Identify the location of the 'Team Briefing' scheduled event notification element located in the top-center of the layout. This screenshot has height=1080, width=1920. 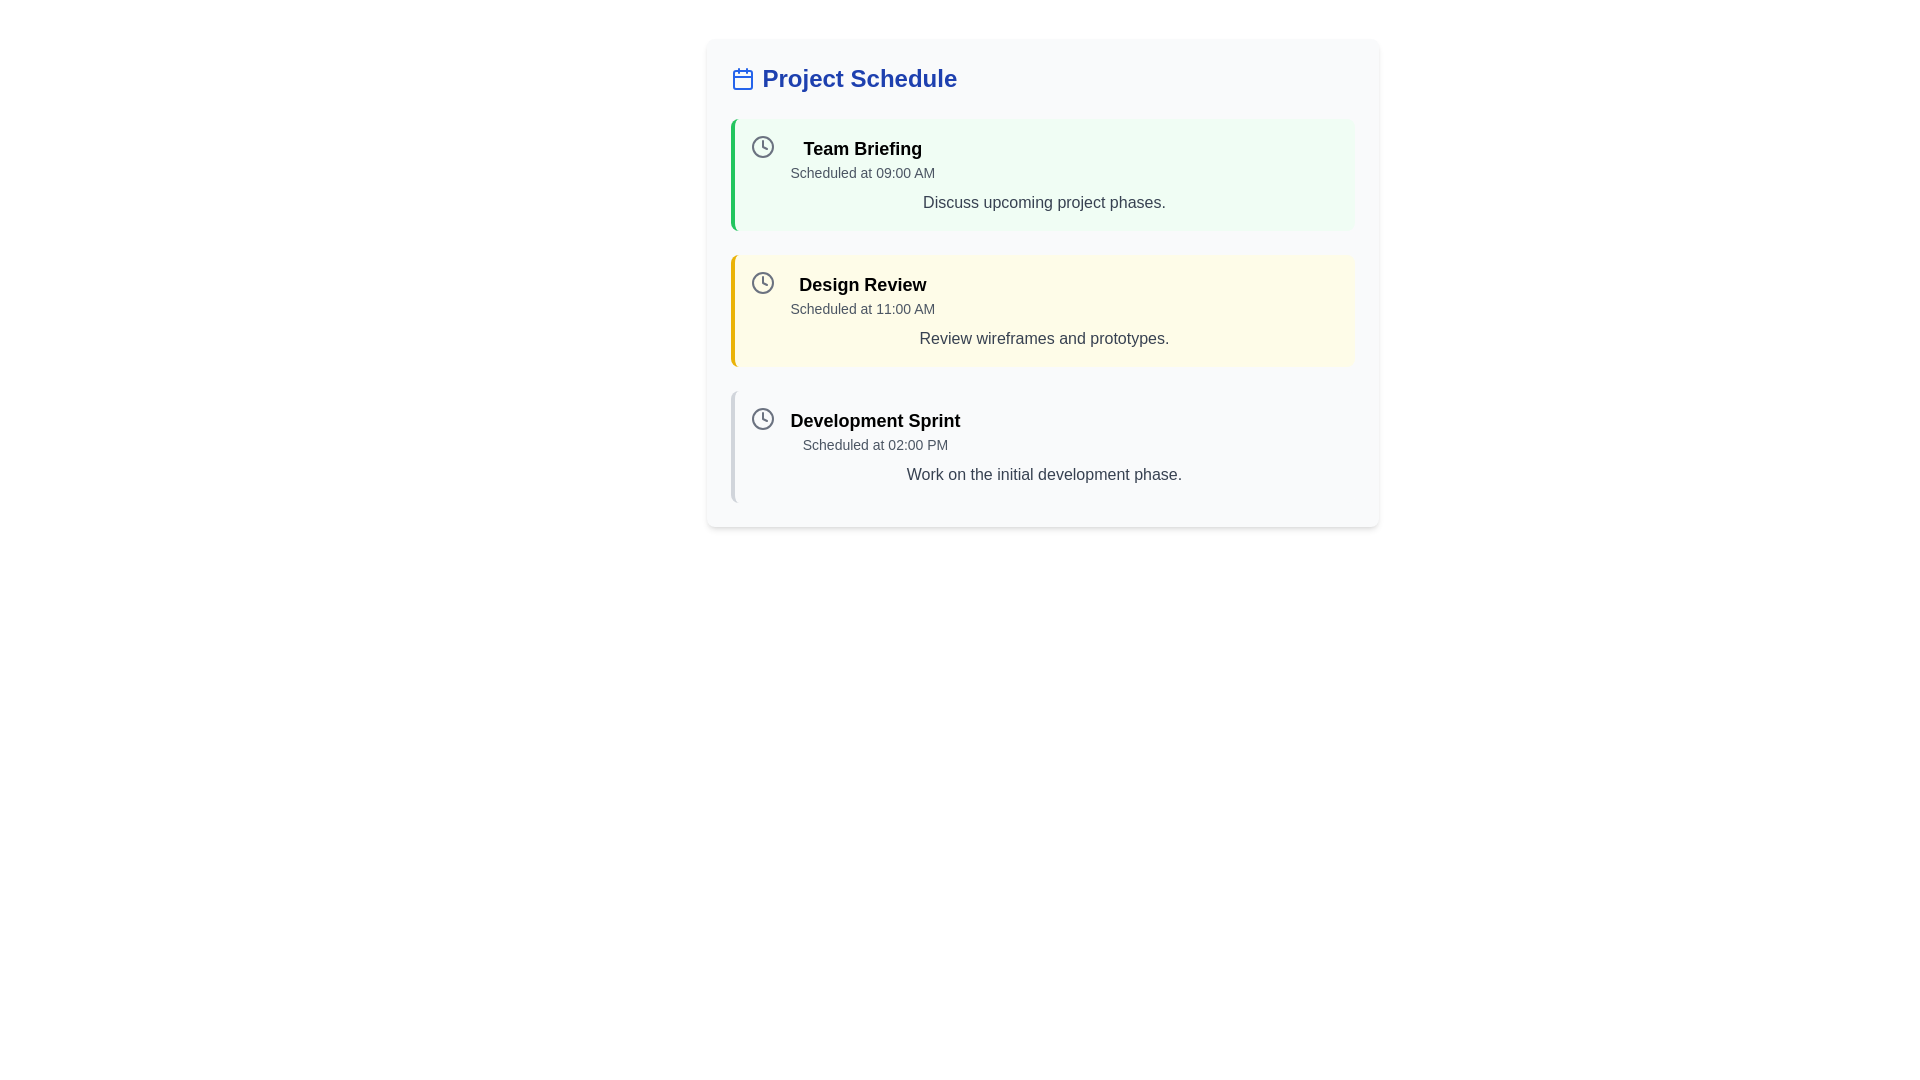
(1043, 157).